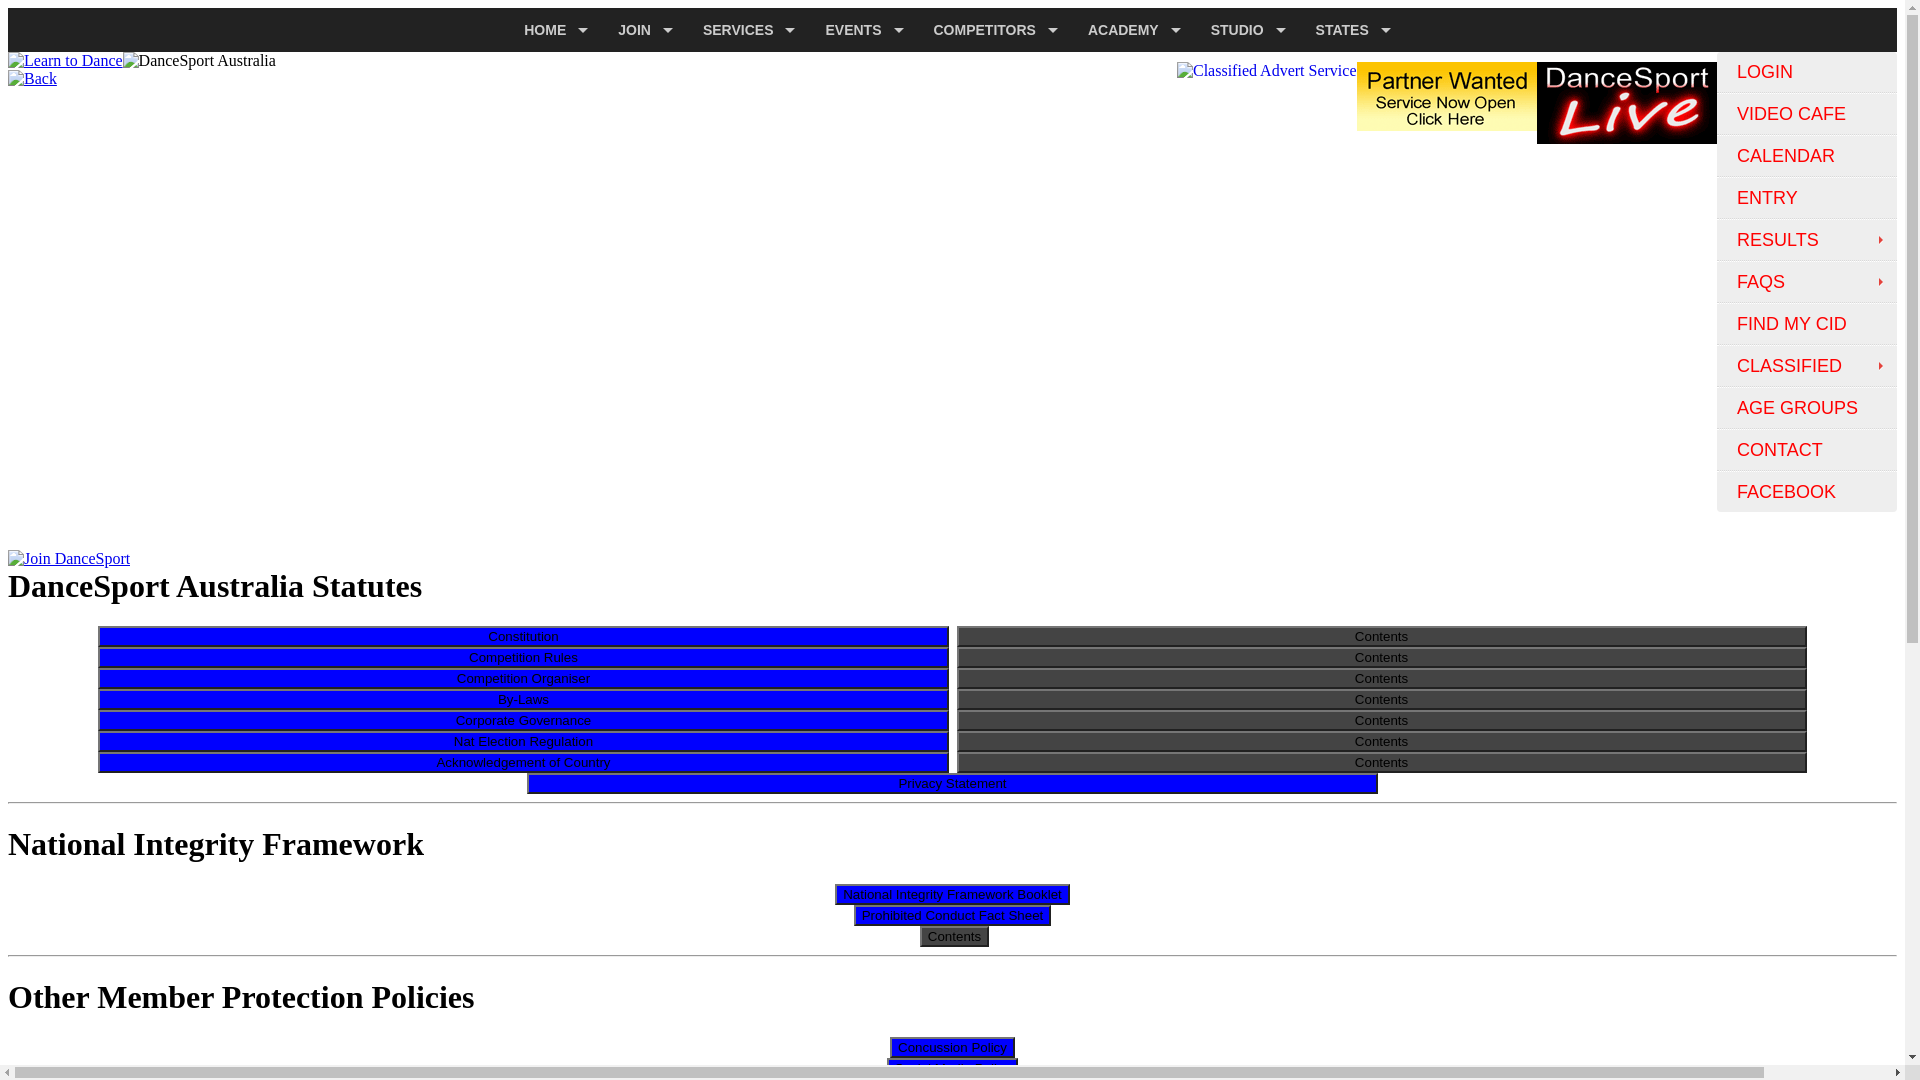 The width and height of the screenshot is (1920, 1080). I want to click on 'Competition Organiser', so click(523, 676).